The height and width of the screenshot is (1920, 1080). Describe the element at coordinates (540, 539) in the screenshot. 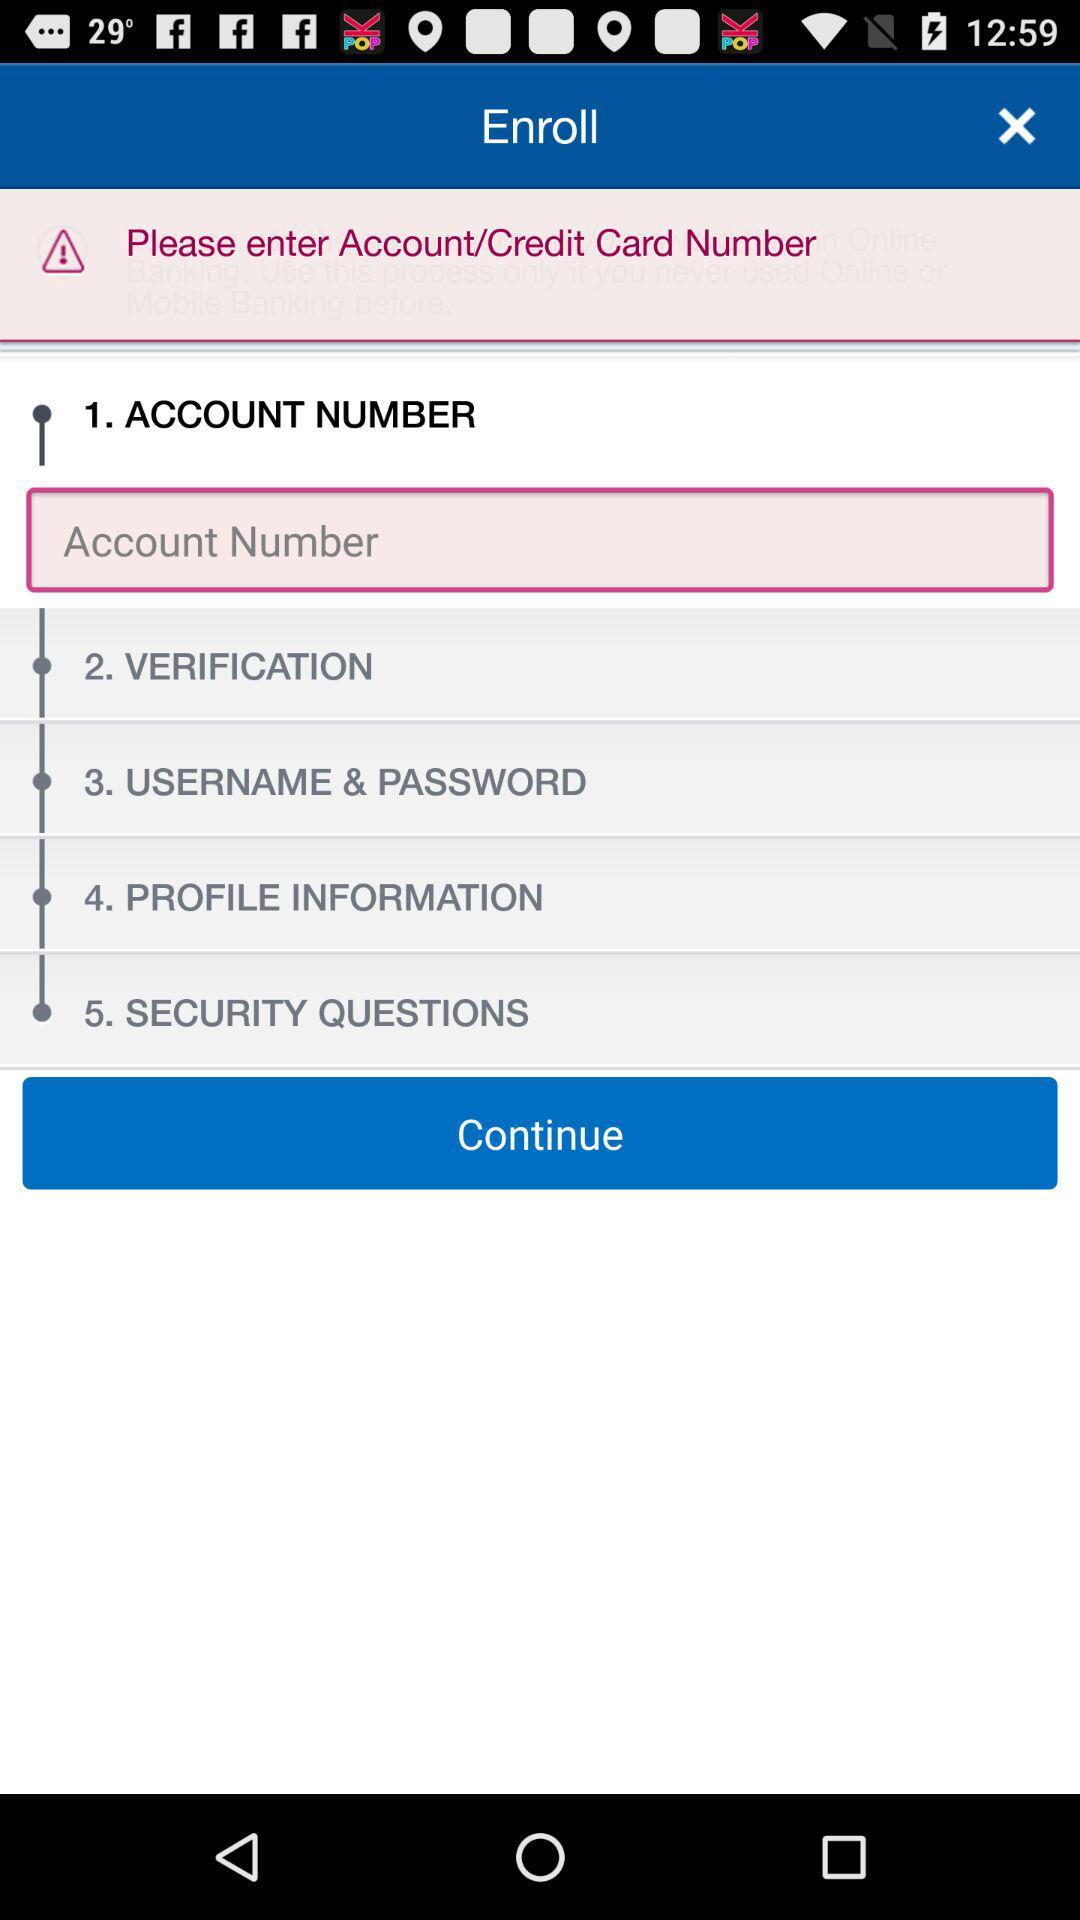

I see `account number` at that location.